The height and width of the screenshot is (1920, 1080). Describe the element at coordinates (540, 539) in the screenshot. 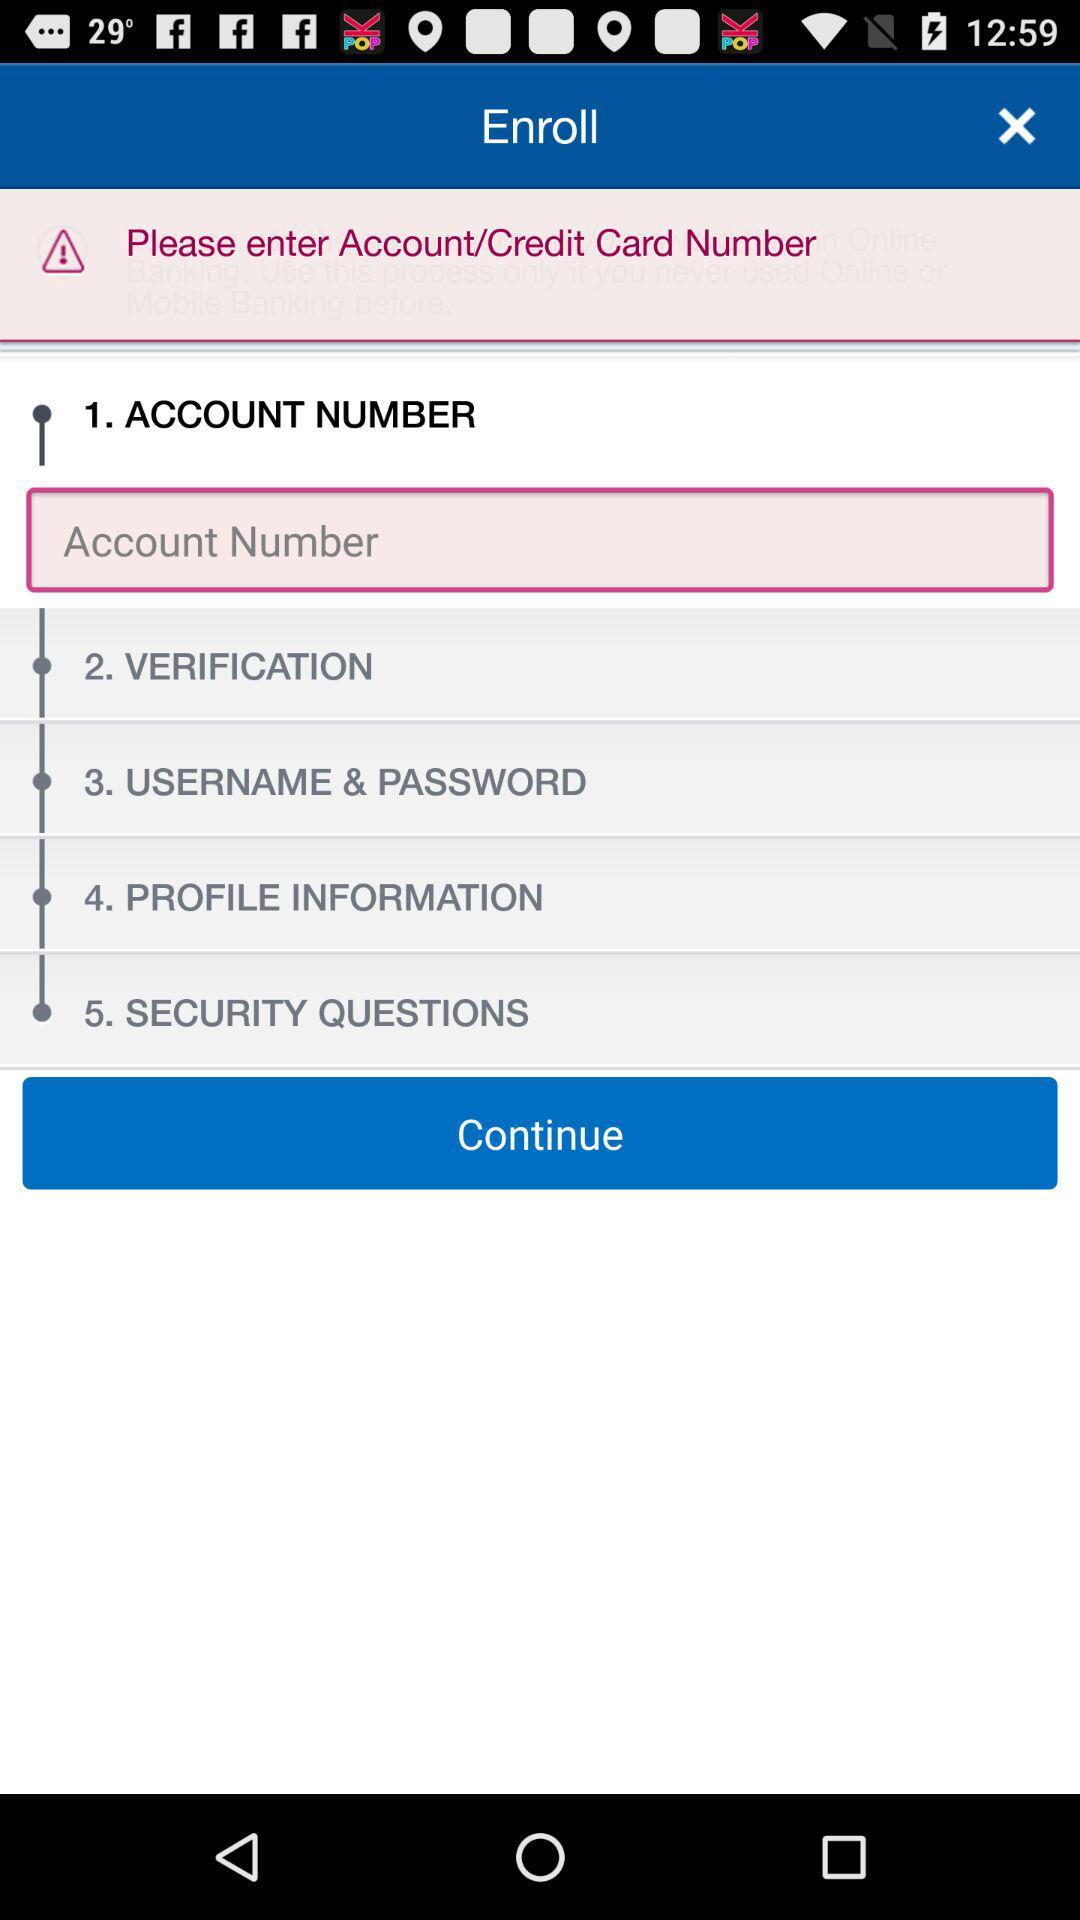

I see `account number` at that location.